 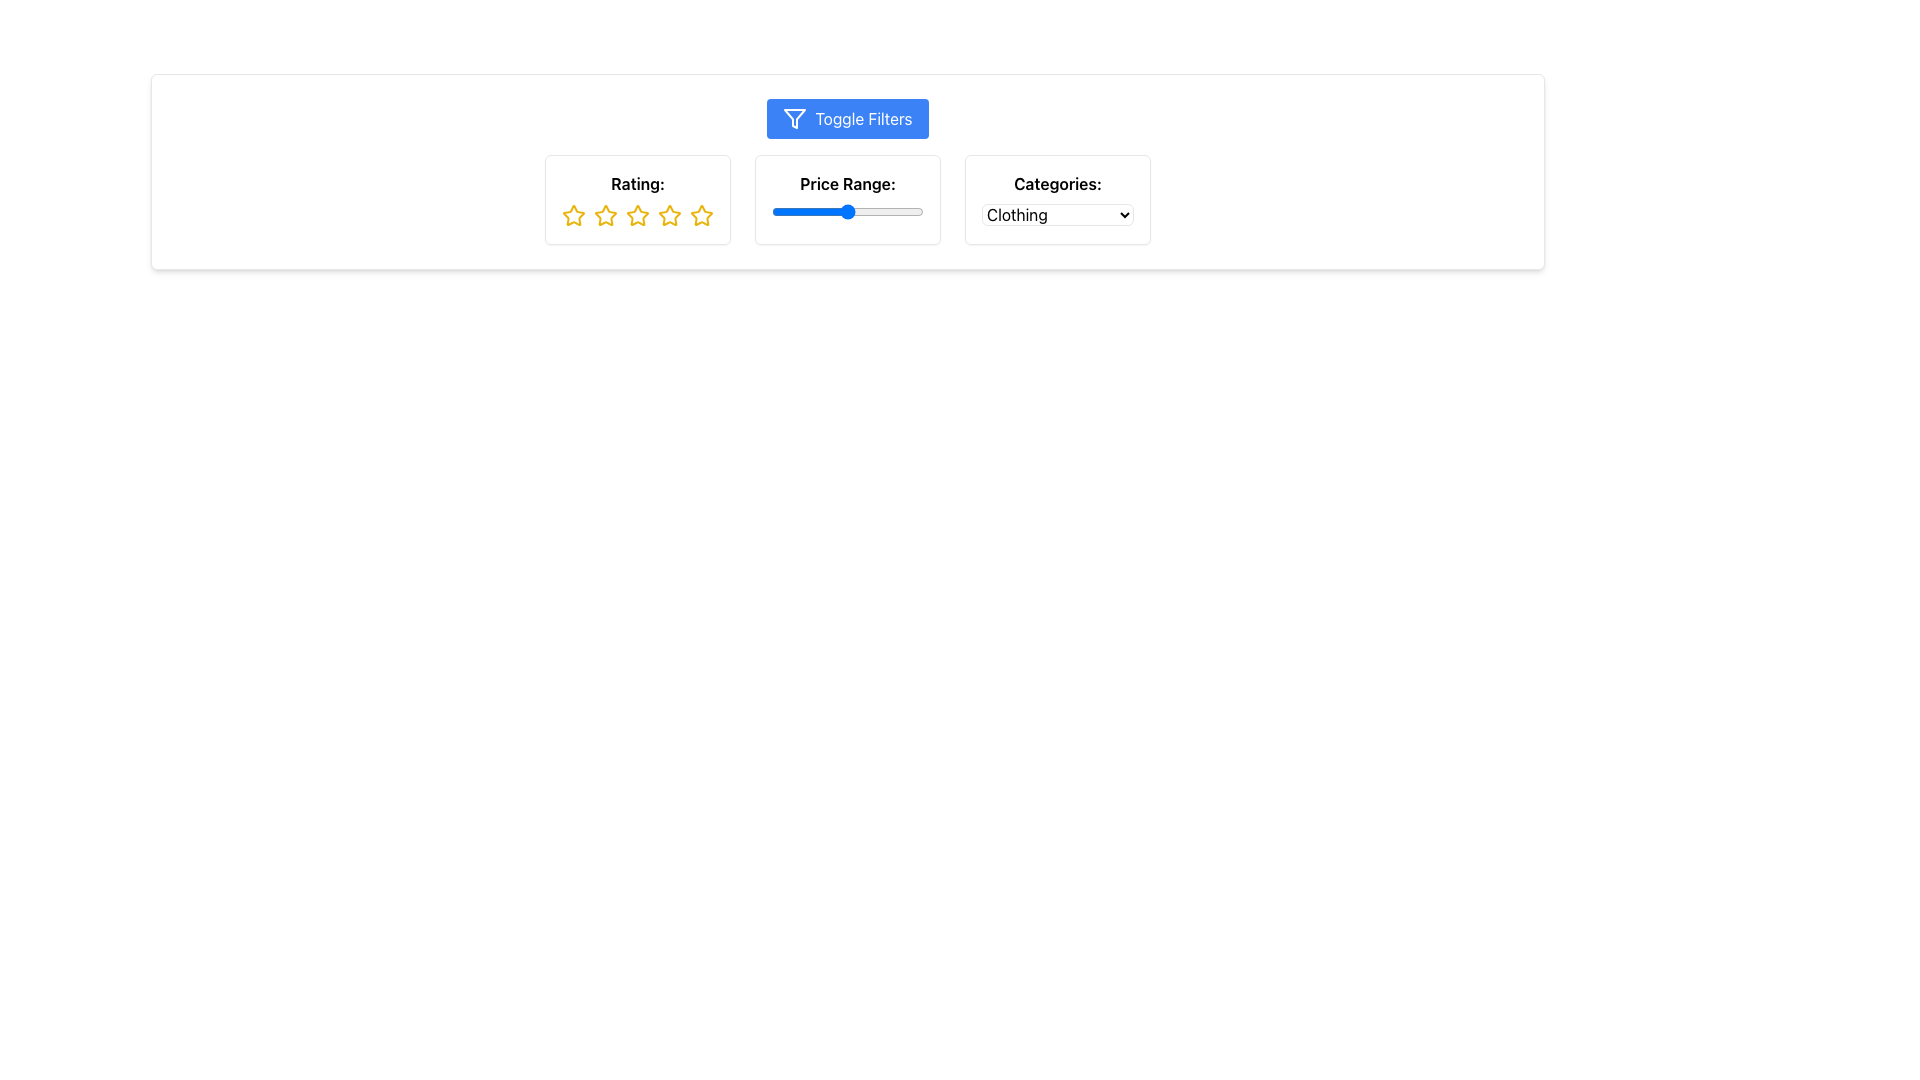 I want to click on the price range slider, so click(x=912, y=212).